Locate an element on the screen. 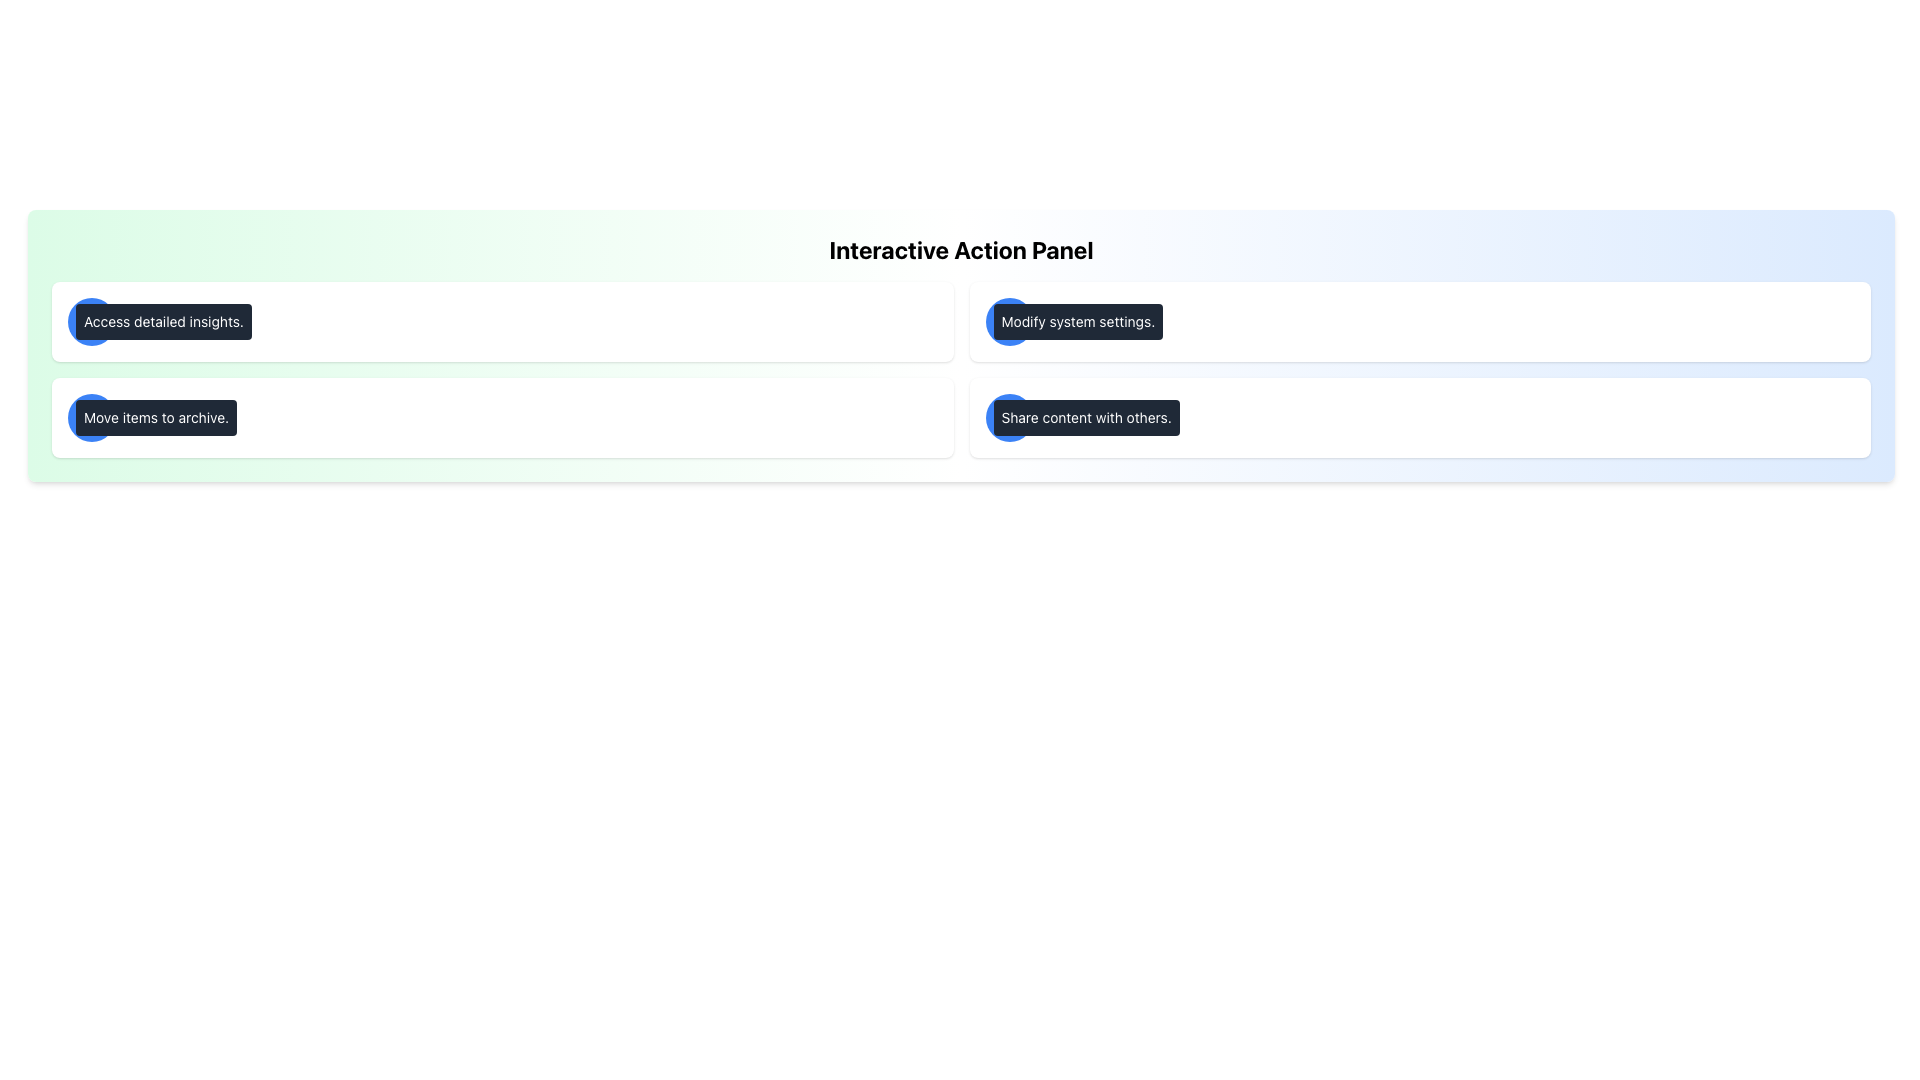  the SVG Circle located in the top-left quadrant of the interface, which serves as a graphical design element for visual emphasis is located at coordinates (90, 320).